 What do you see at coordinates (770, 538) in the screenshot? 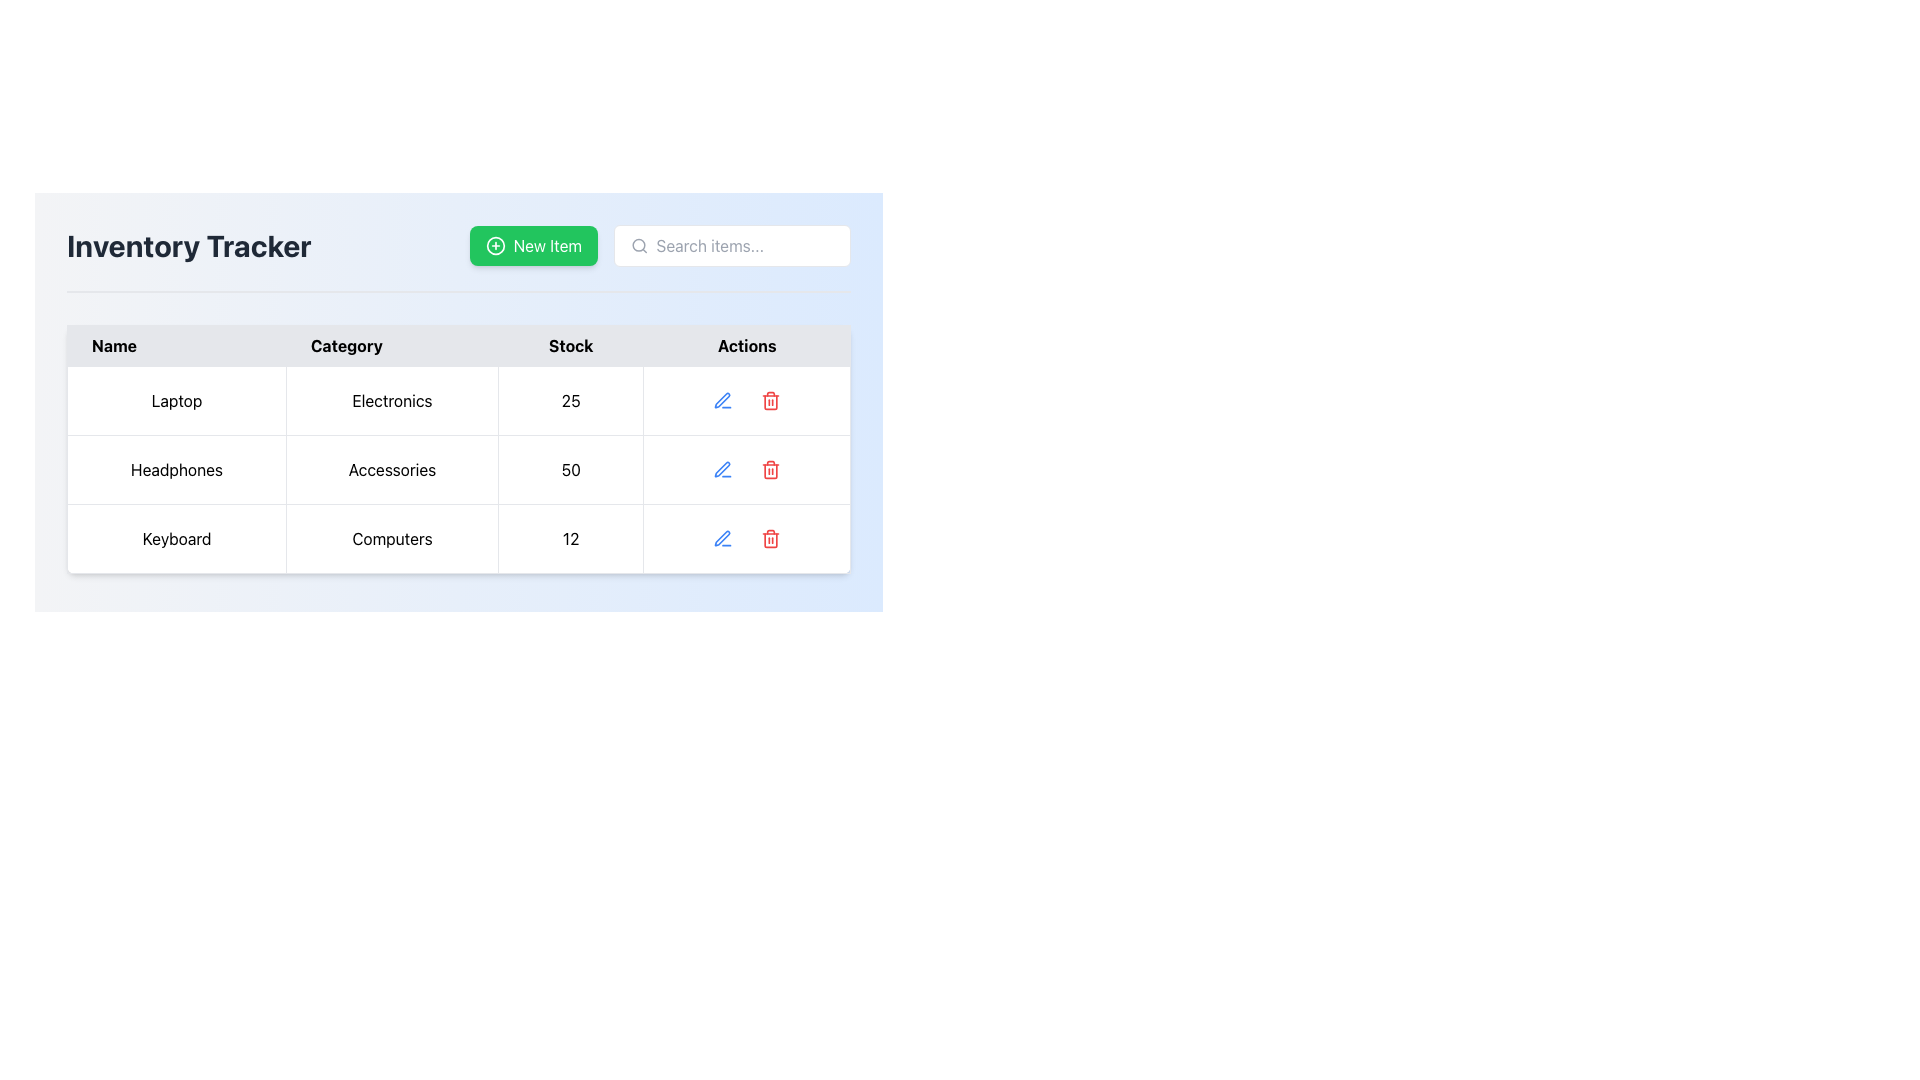
I see `the delete action icon, which is the third interactive icon in the last row under the 'Actions' column` at bounding box center [770, 538].